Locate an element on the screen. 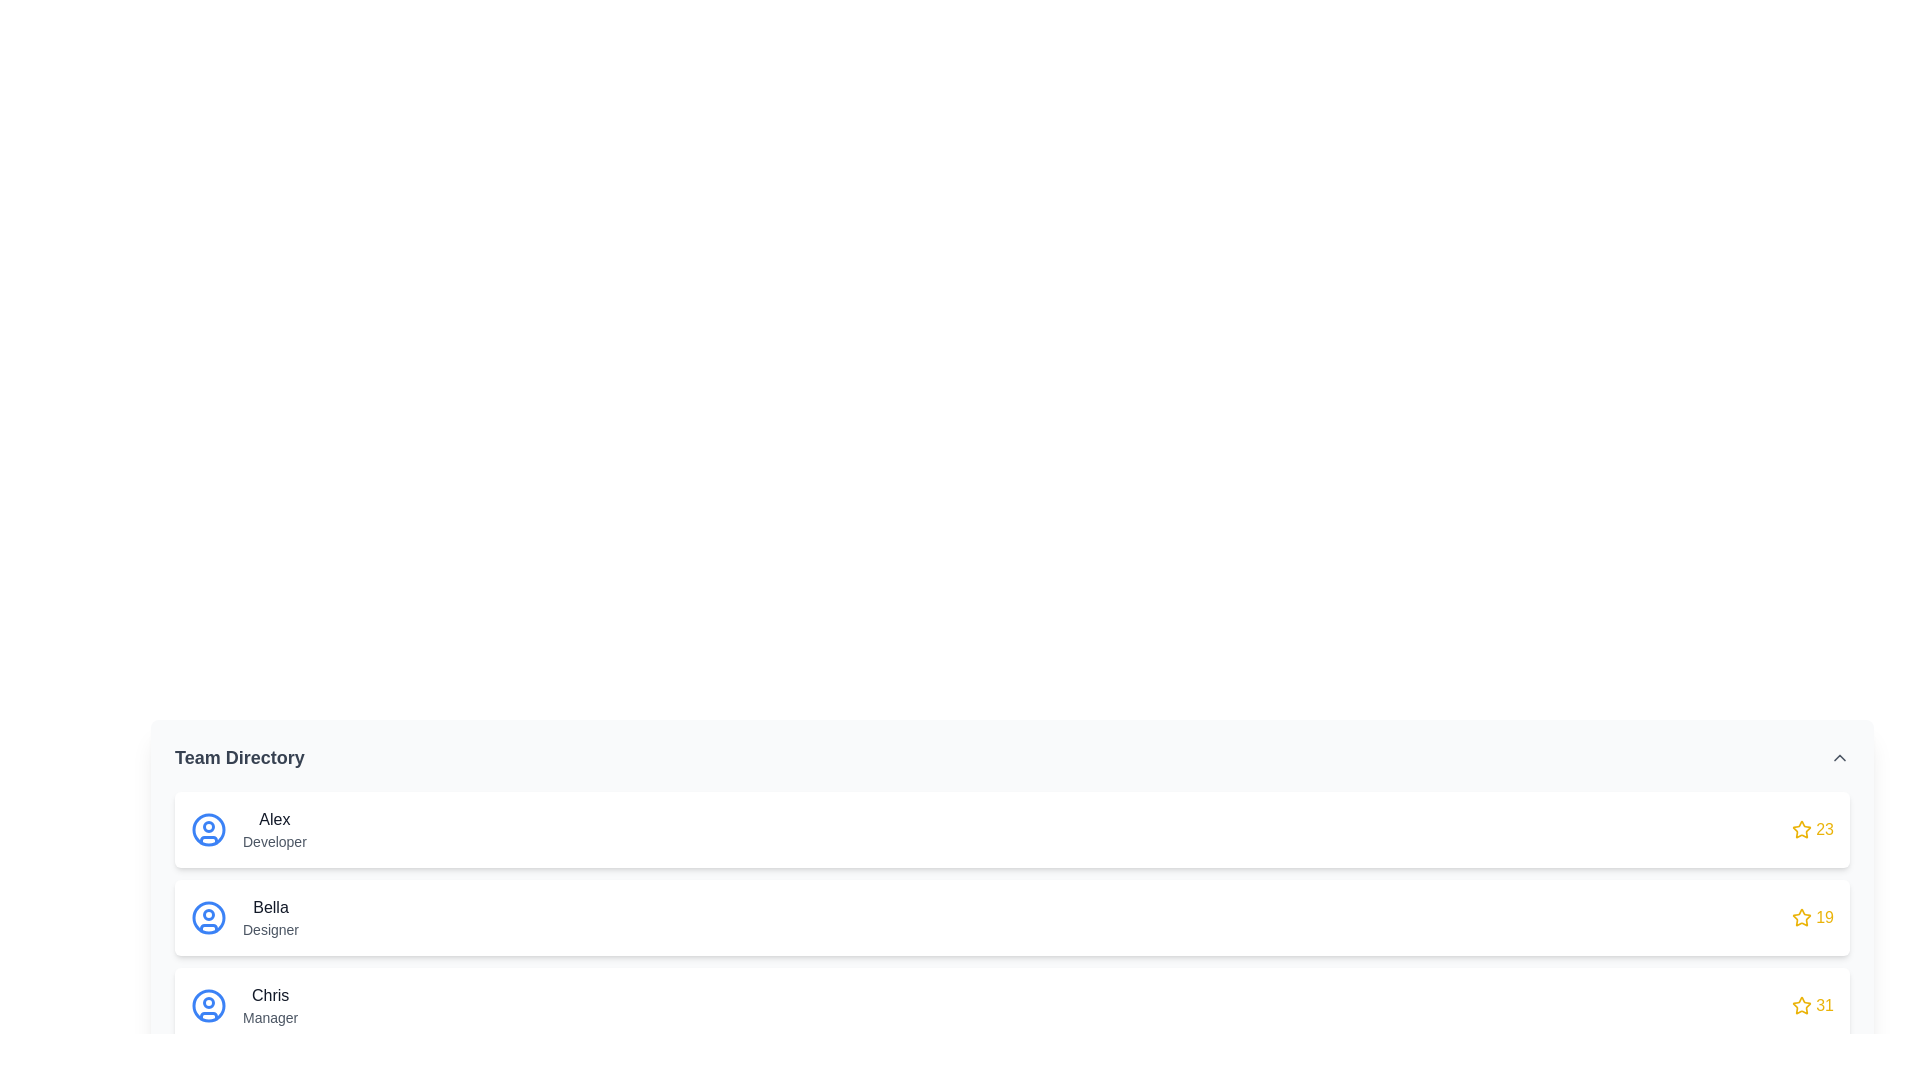 Image resolution: width=1920 pixels, height=1080 pixels. the numeric display associated with the rating next to the star icon in the list item for 'Bella' is located at coordinates (1825, 918).